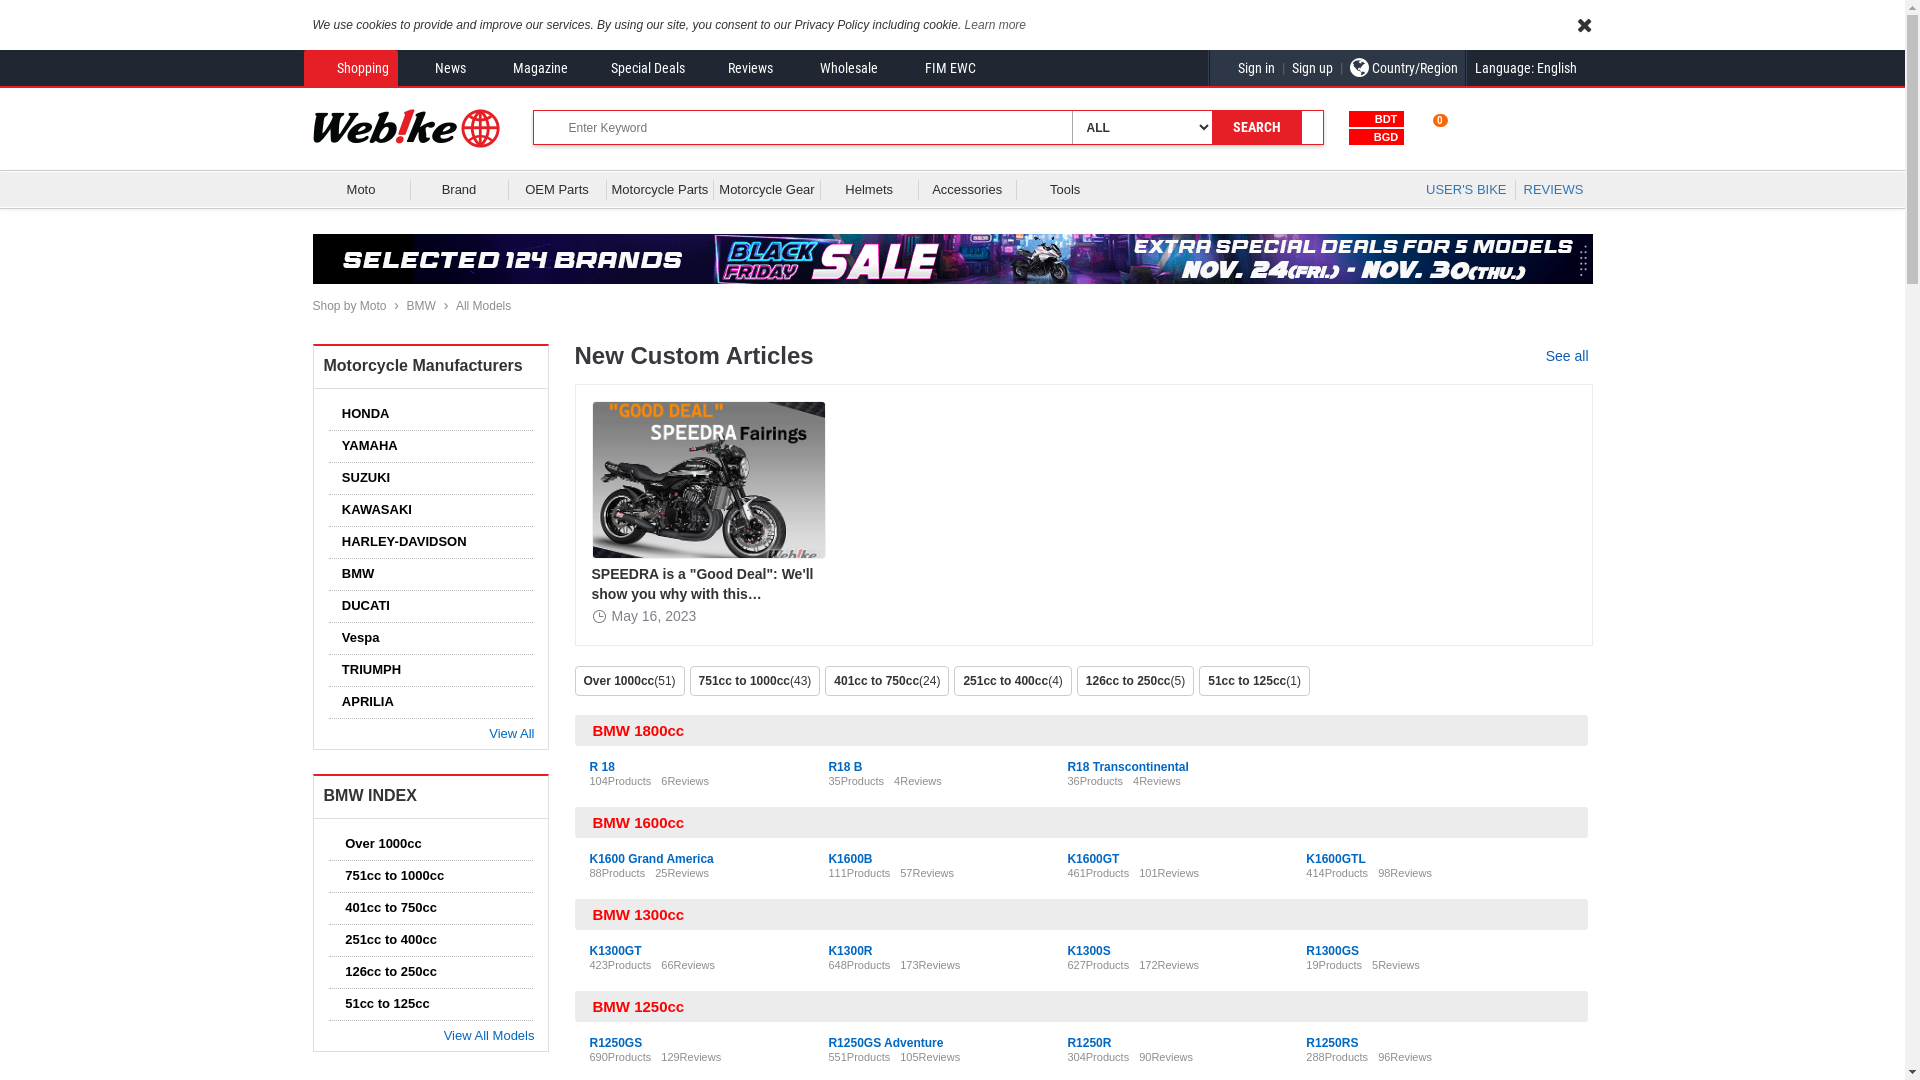 The image size is (1920, 1080). What do you see at coordinates (1283, 67) in the screenshot?
I see `'Sign up'` at bounding box center [1283, 67].